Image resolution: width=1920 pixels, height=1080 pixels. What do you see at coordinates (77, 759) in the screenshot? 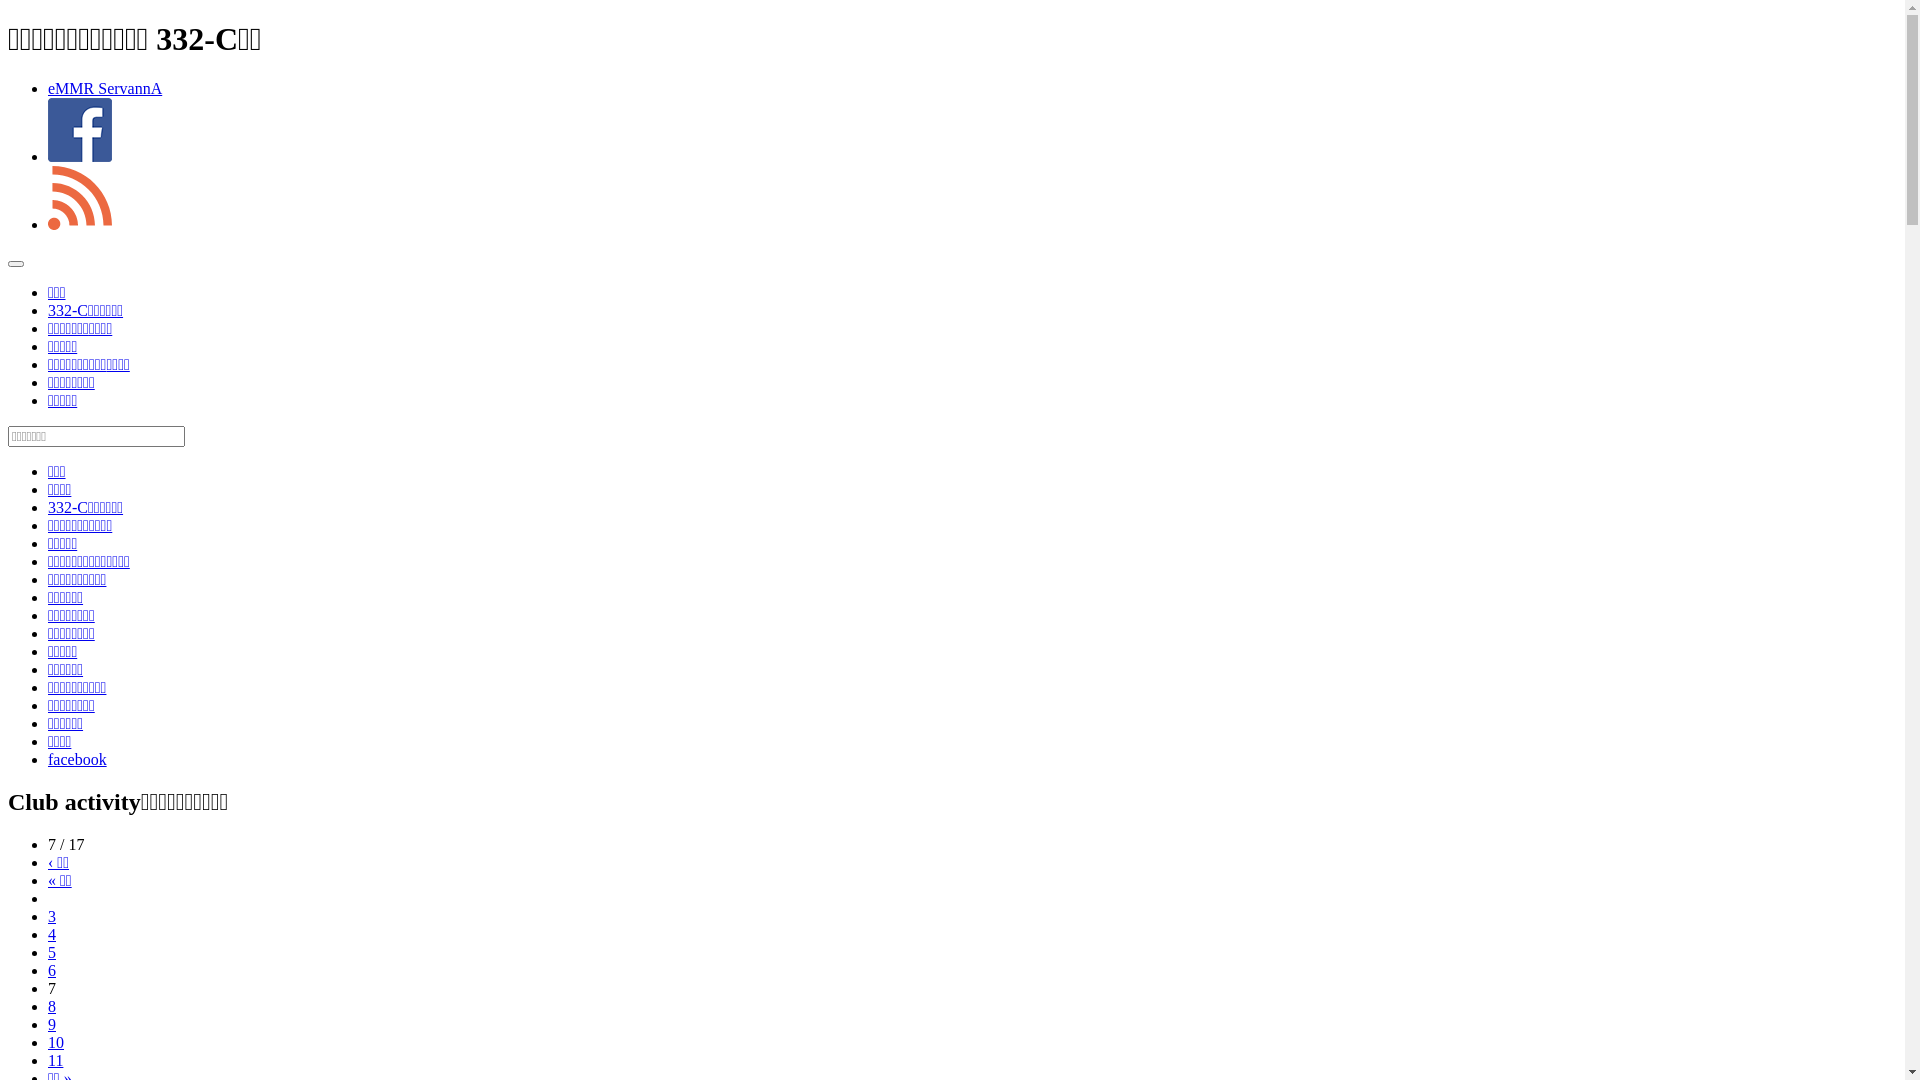
I see `'facebook'` at bounding box center [77, 759].